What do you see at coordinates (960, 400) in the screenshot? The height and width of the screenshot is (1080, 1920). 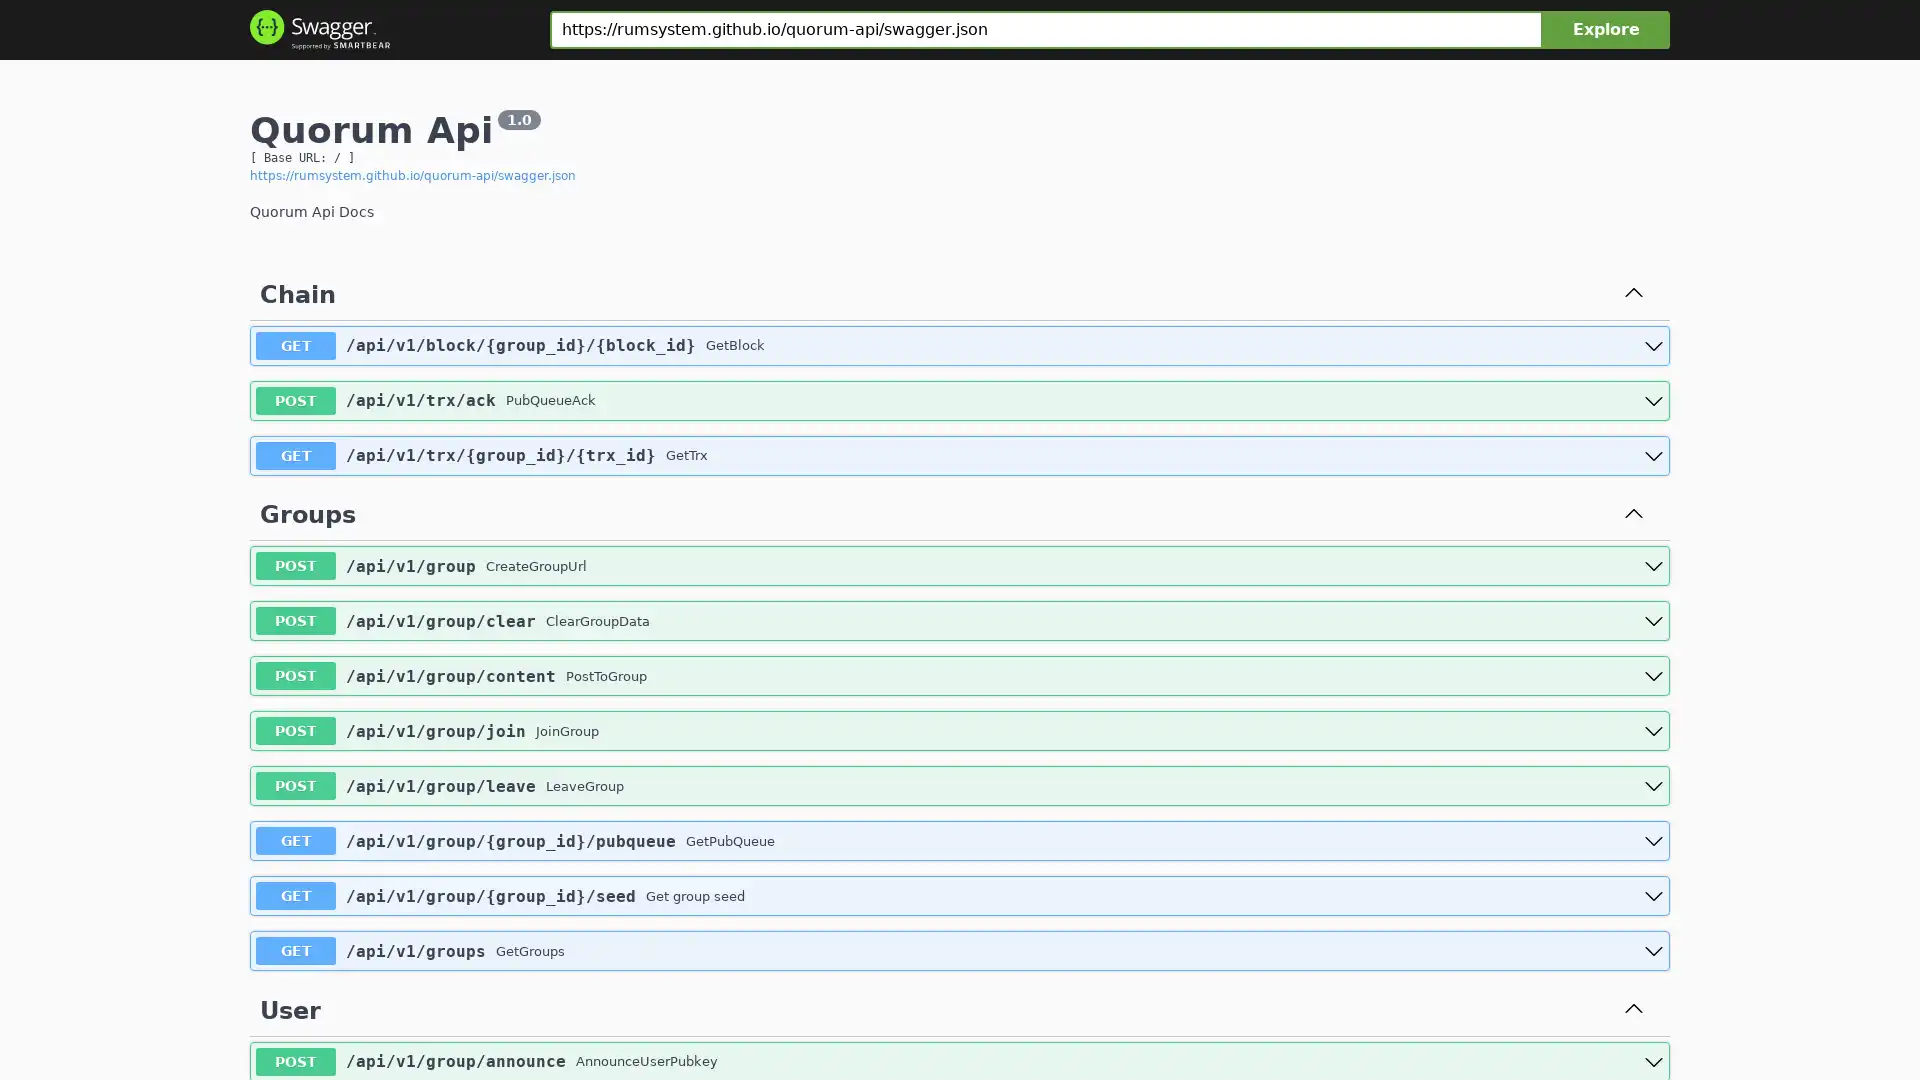 I see `post /api/v1/trx/ack` at bounding box center [960, 400].